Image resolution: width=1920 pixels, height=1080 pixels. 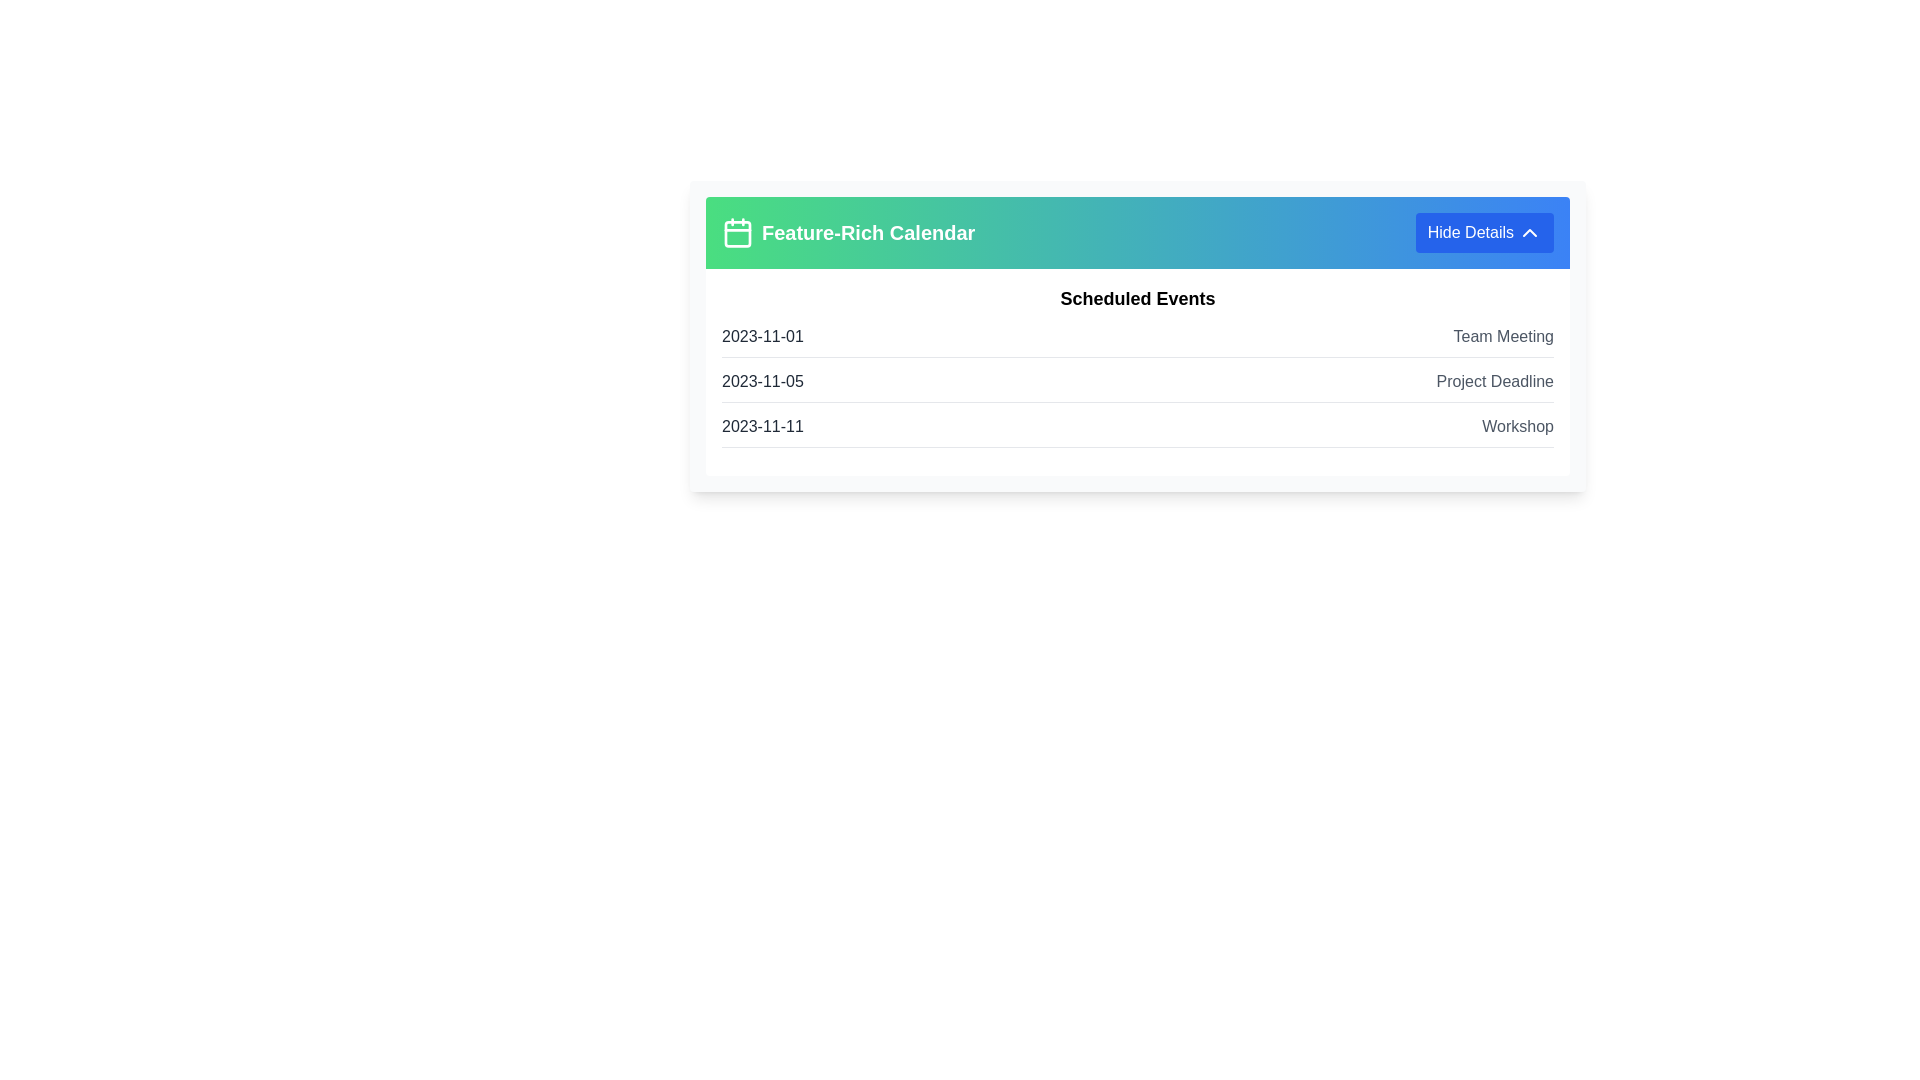 What do you see at coordinates (762, 335) in the screenshot?
I see `the date text '2023-11-01' displayed in dark gray font, positioned at the beginning of a row within the list of events under the 'Feature-Rich Calendar' section, to read the date` at bounding box center [762, 335].